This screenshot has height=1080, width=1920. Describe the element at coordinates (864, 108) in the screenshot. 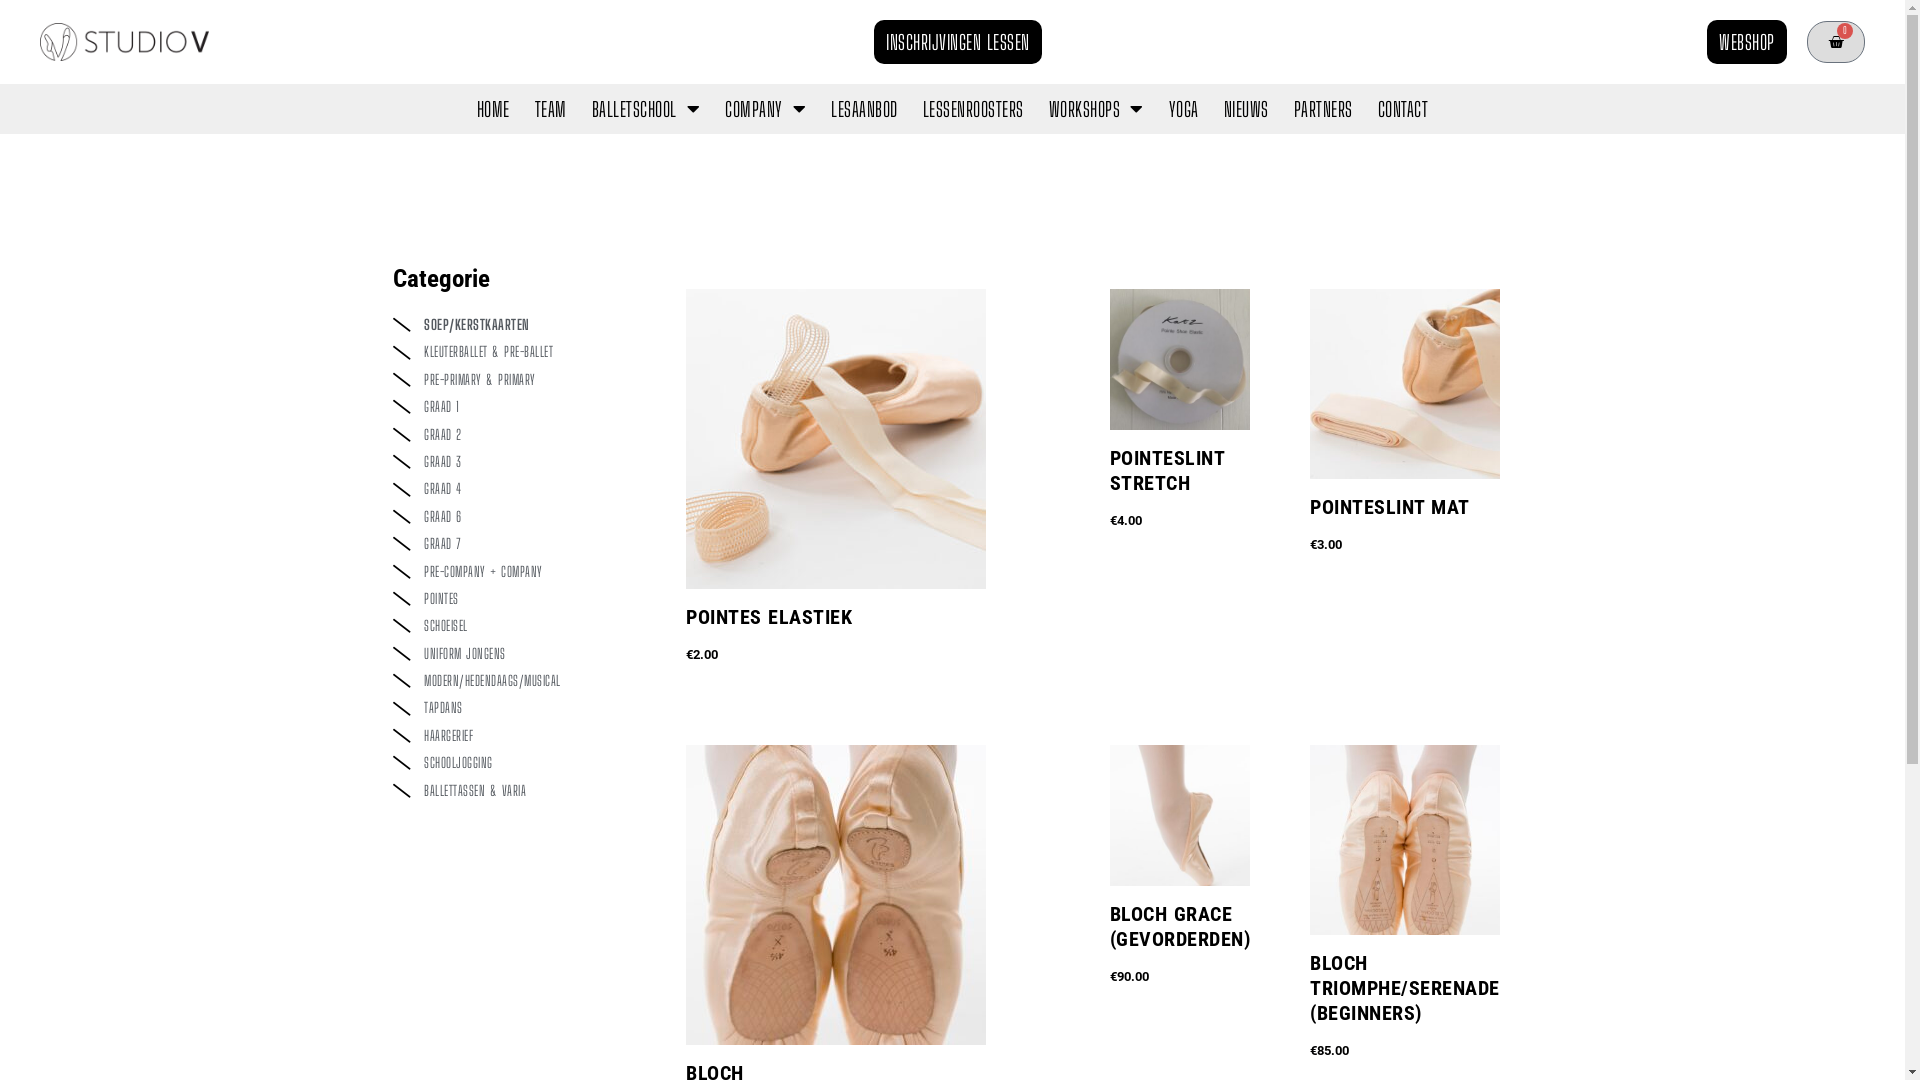

I see `'LESAANBOD'` at that location.